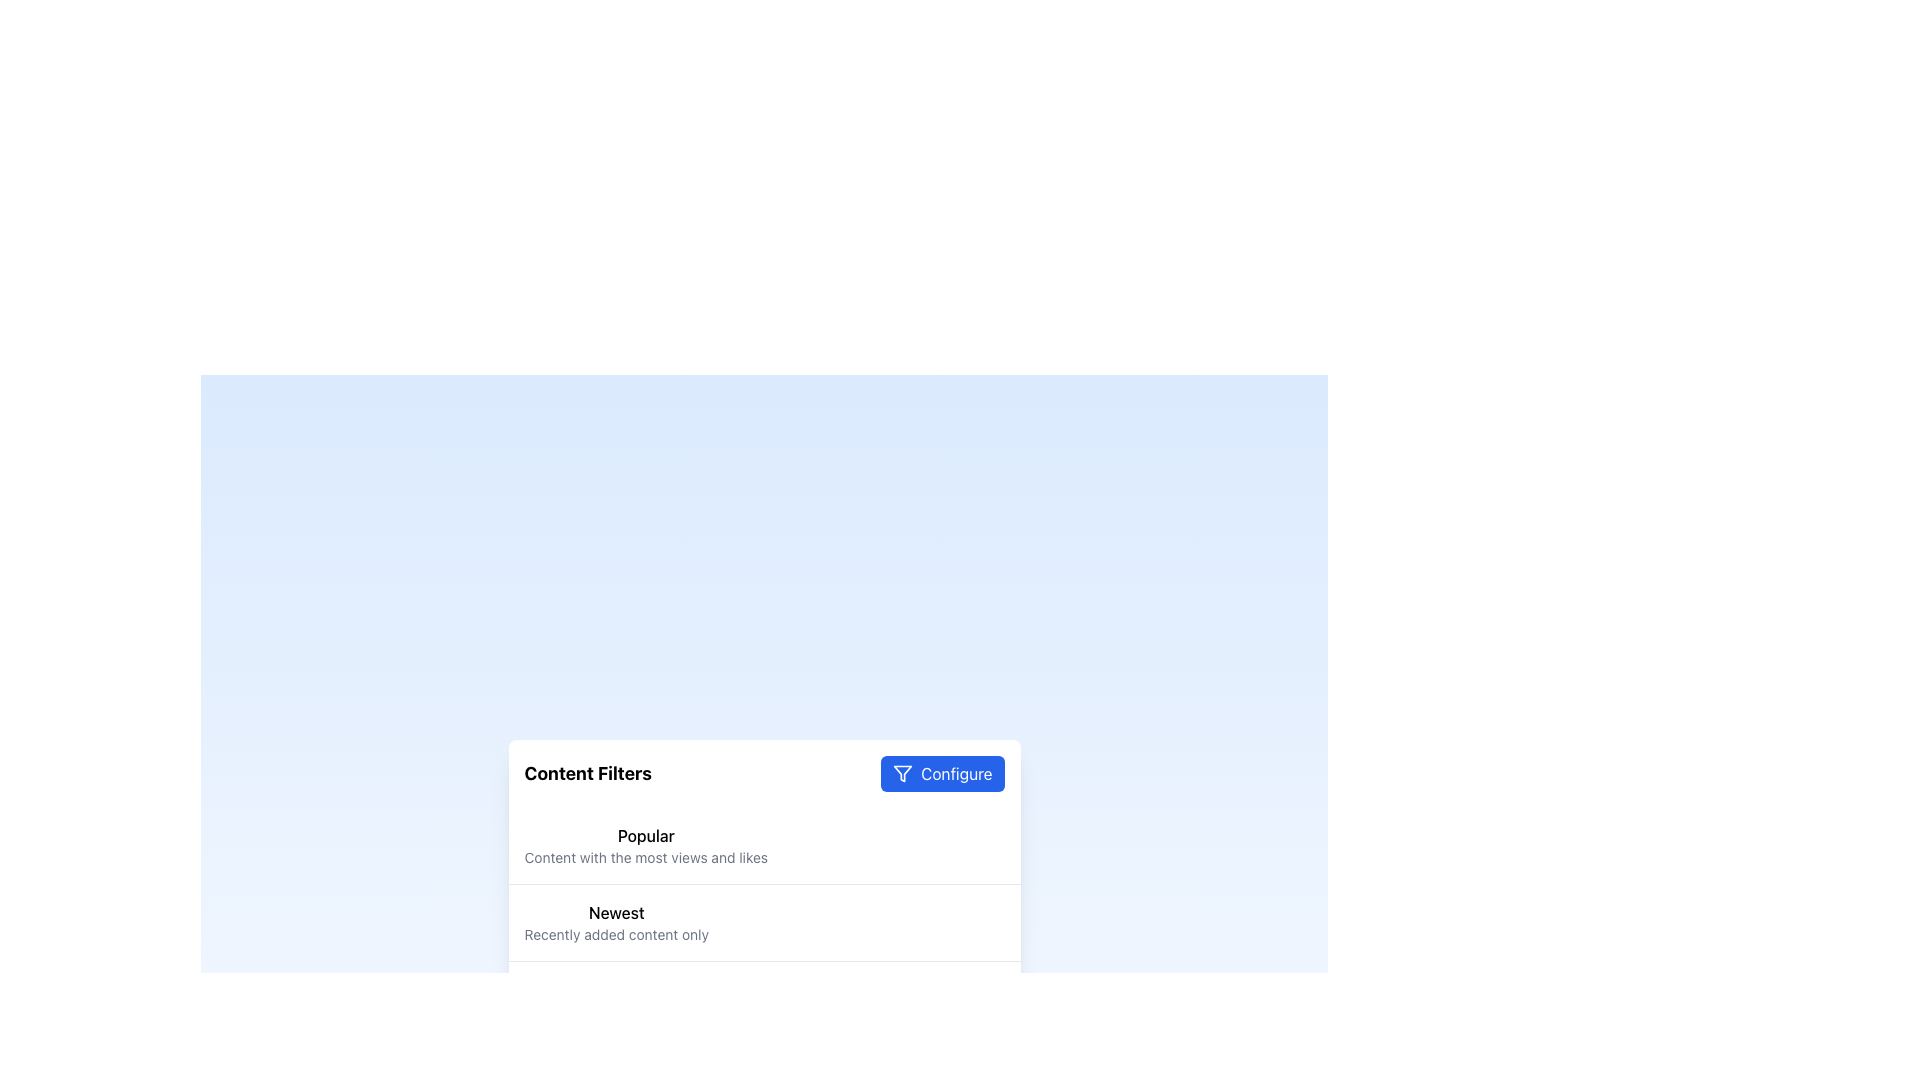 Image resolution: width=1920 pixels, height=1080 pixels. I want to click on the second filter option in the list, which is located below the 'Popular' option and above the 'Recommended' option, so click(763, 922).